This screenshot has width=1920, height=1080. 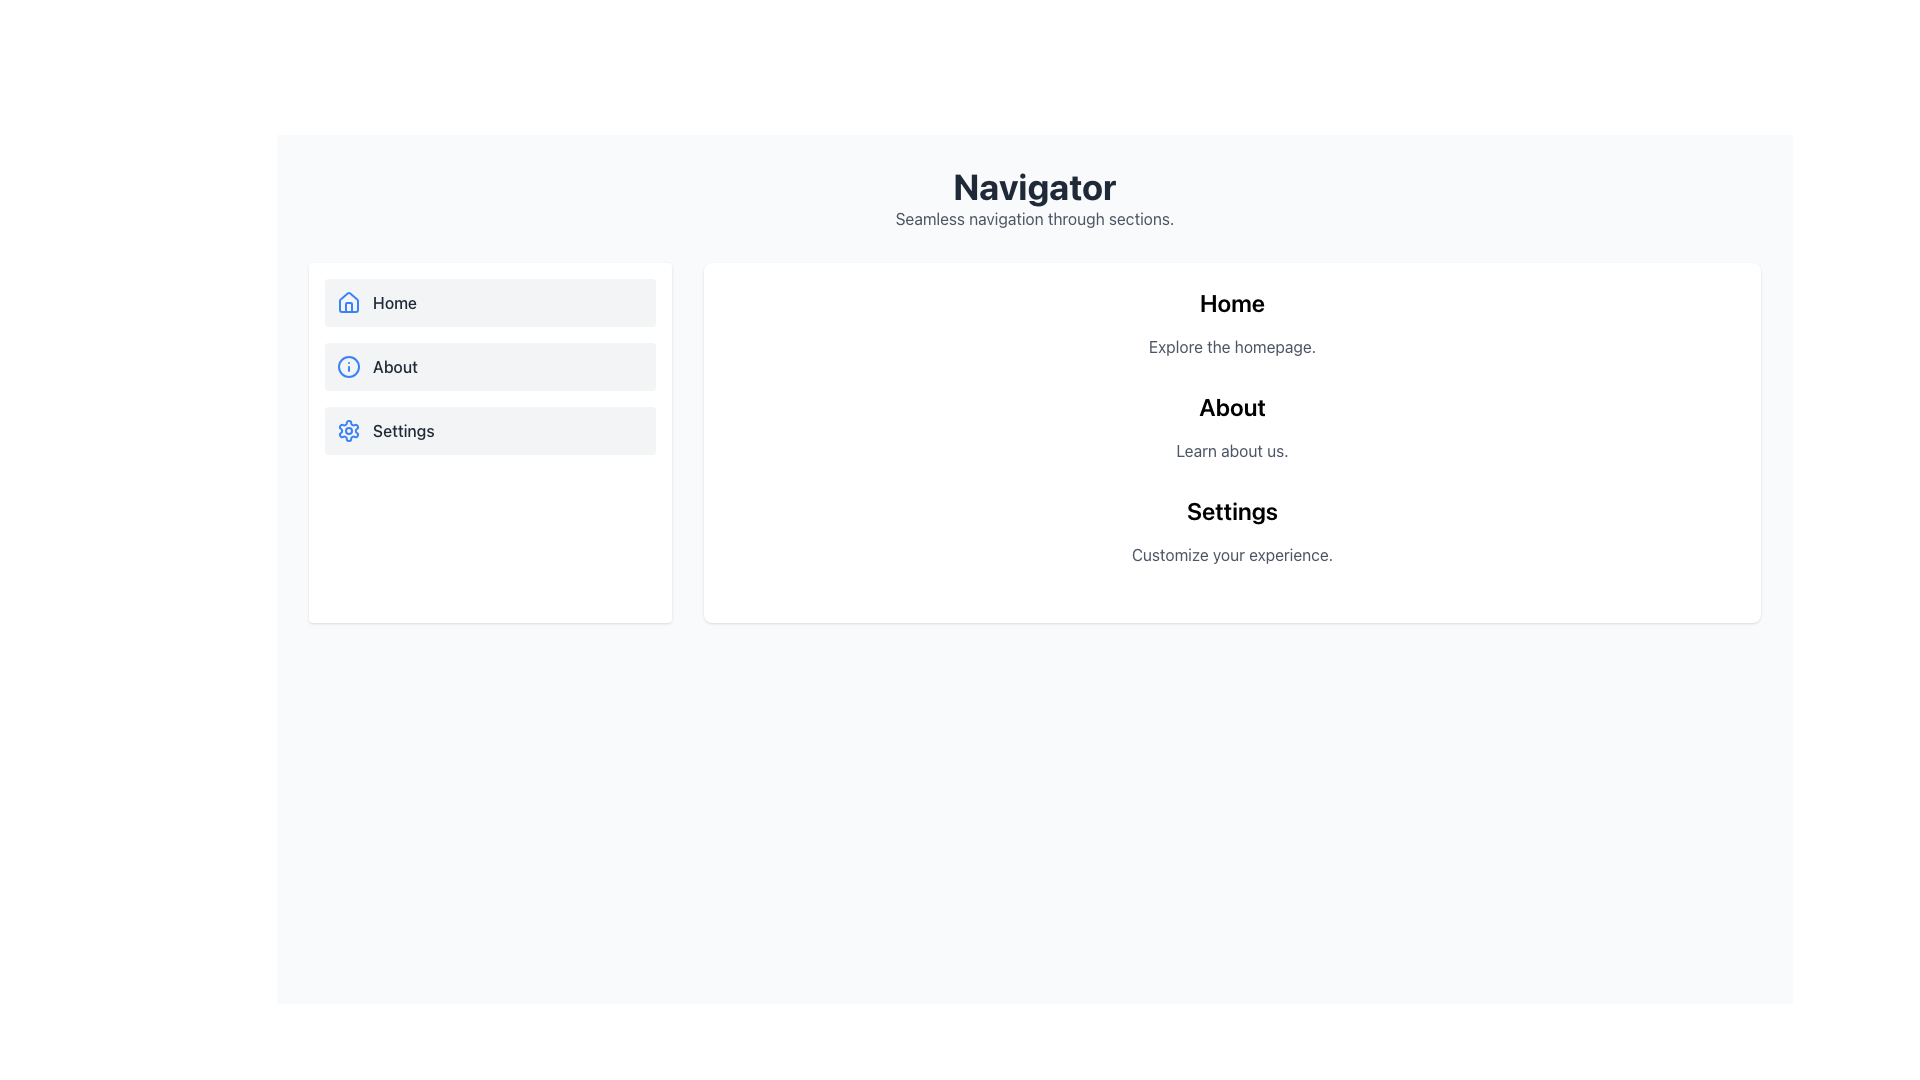 What do you see at coordinates (395, 366) in the screenshot?
I see `text label displaying 'About' located in the navigational menu, which is adjacent to a blue informational icon` at bounding box center [395, 366].